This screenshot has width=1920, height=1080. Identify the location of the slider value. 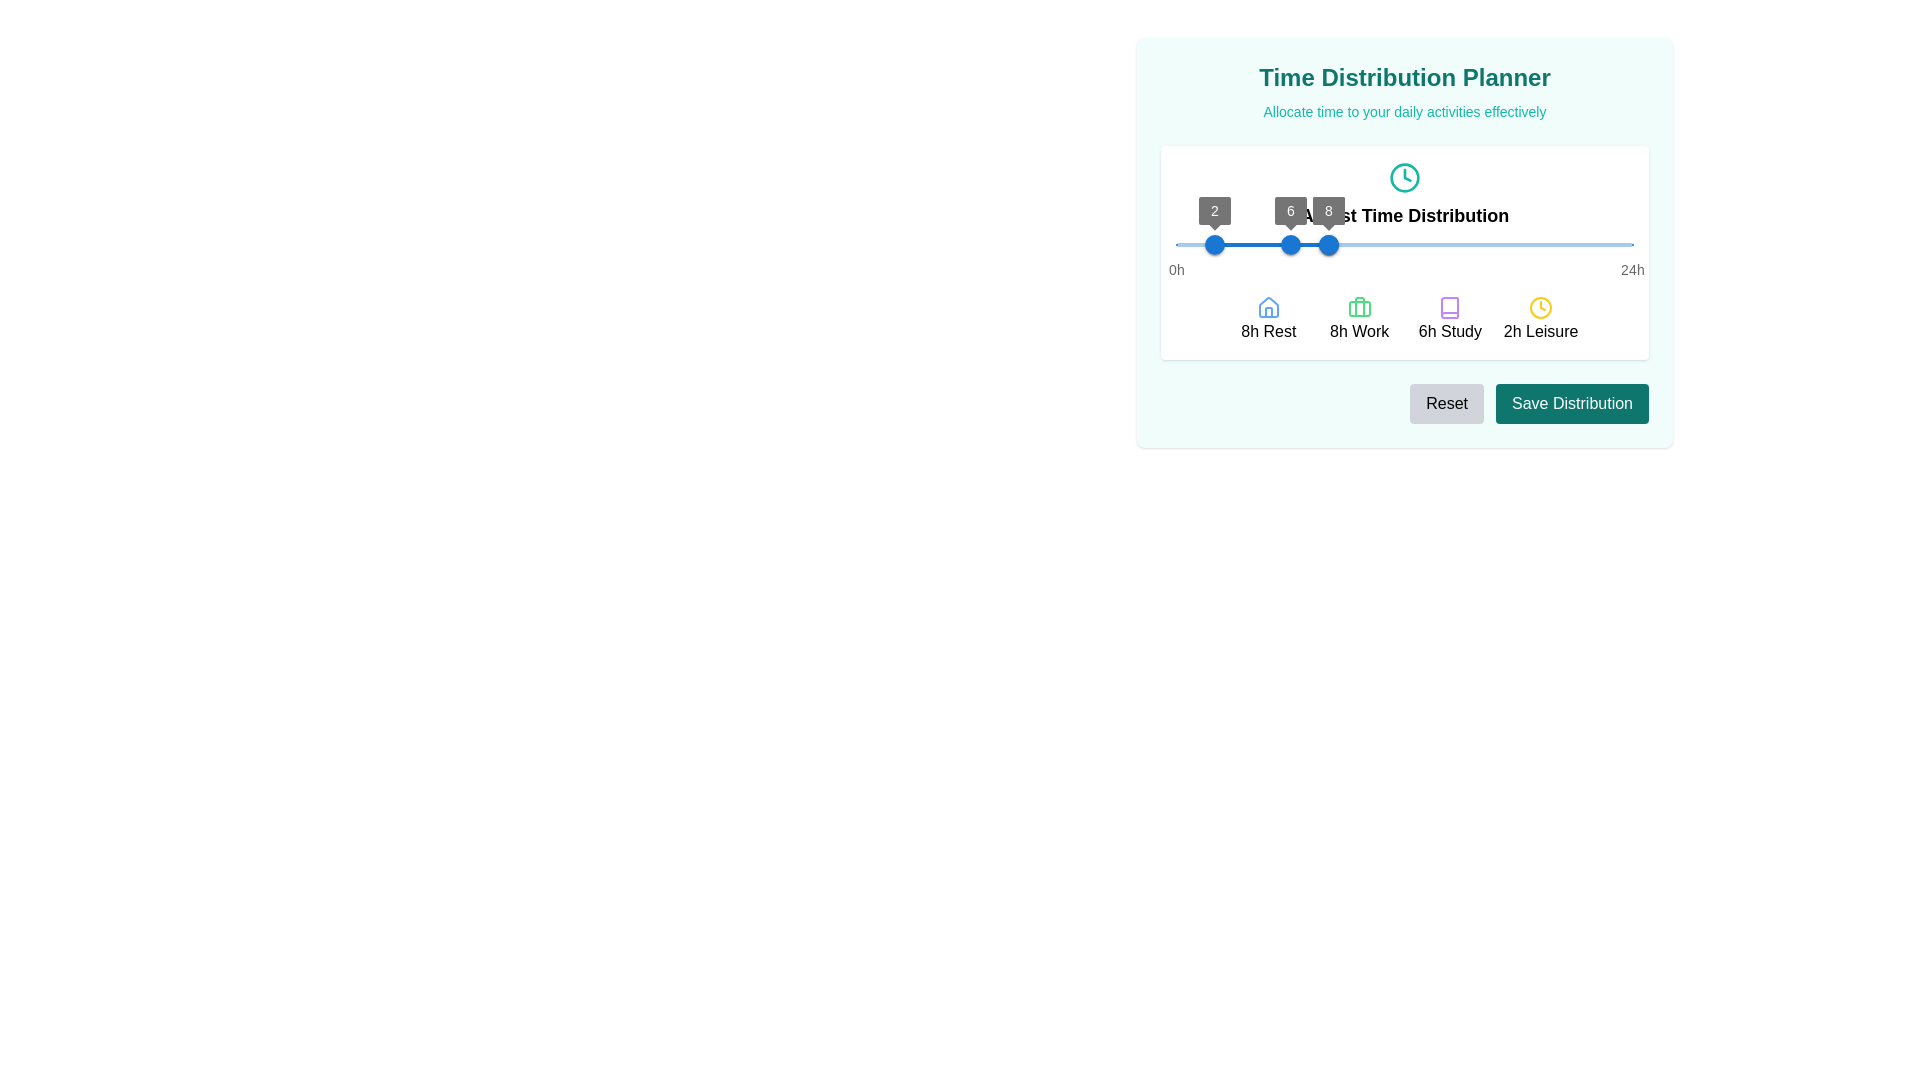
(1251, 244).